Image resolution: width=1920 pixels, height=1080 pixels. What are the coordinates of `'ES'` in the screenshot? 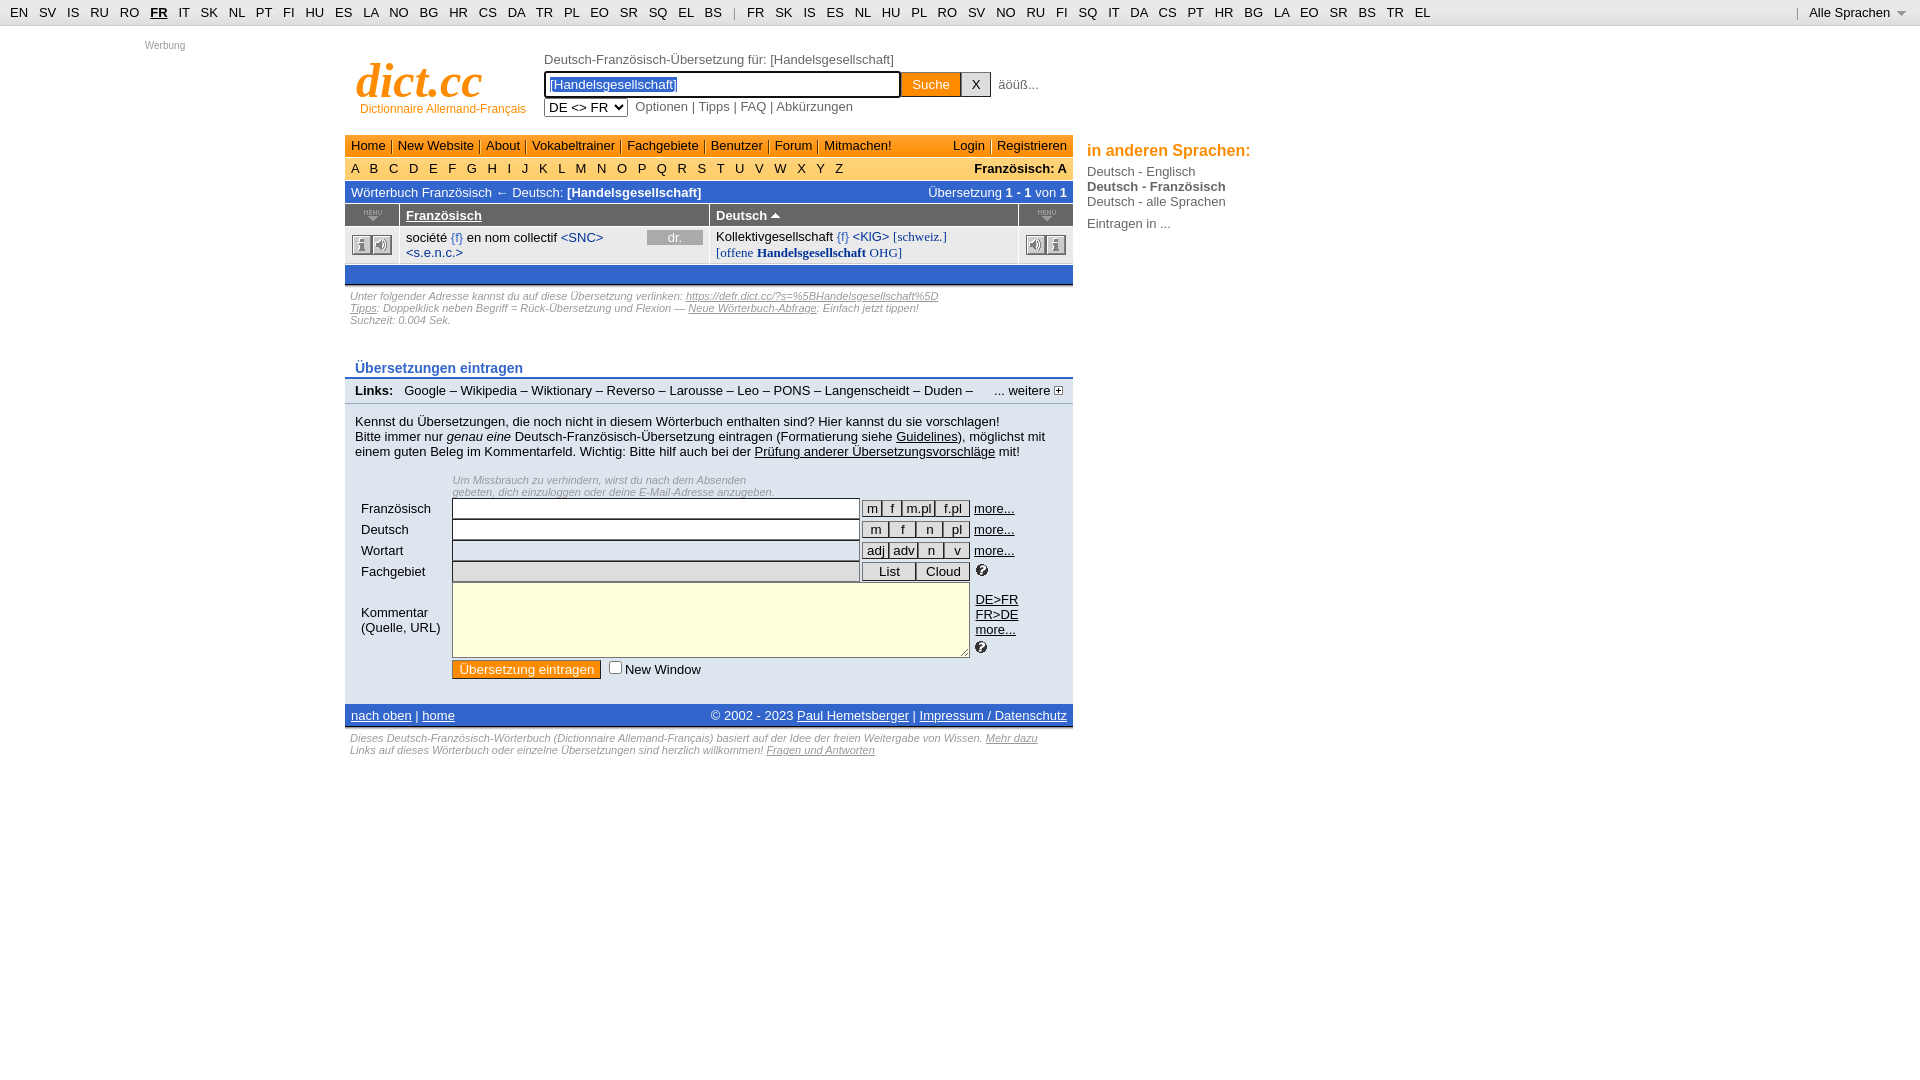 It's located at (835, 12).